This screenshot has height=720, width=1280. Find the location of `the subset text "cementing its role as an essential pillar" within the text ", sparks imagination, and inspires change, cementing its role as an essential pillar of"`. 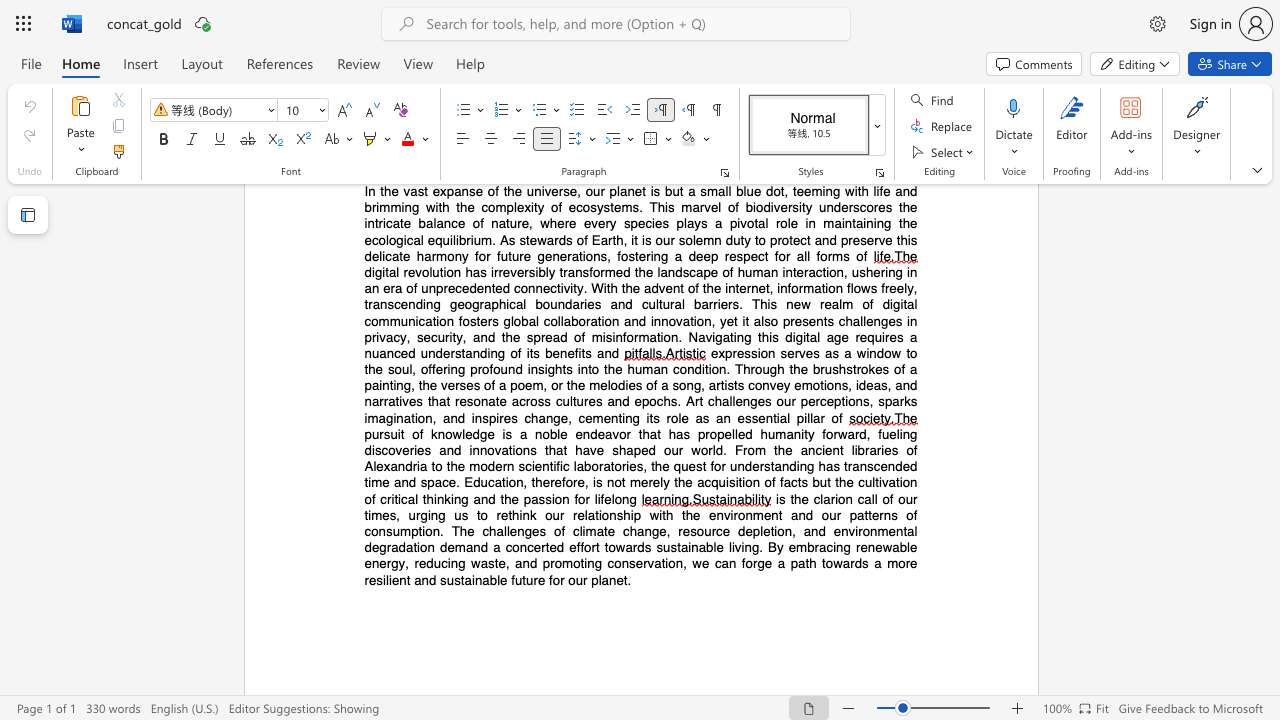

the subset text "cementing its role as an essential pillar" within the text ", sparks imagination, and inspires change, cementing its role as an essential pillar of" is located at coordinates (577, 417).